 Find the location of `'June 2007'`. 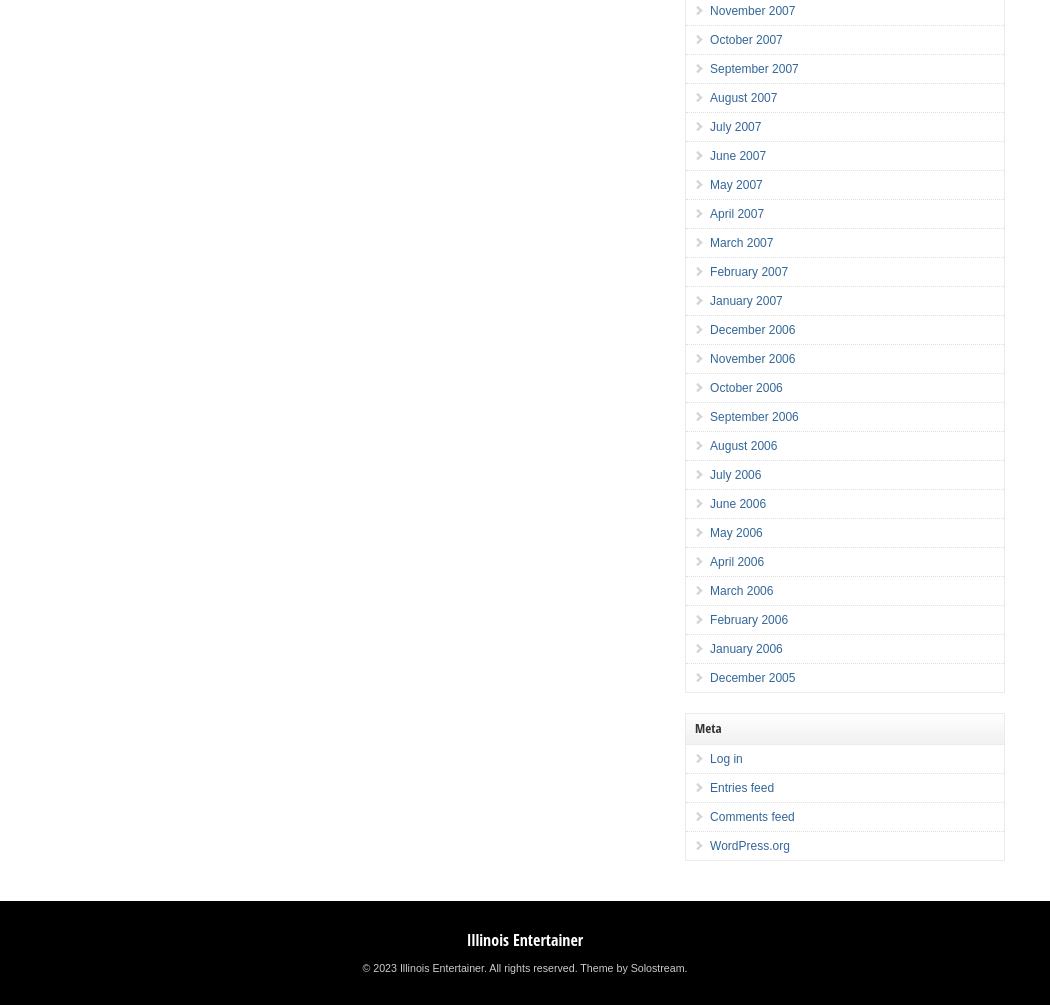

'June 2007' is located at coordinates (737, 155).